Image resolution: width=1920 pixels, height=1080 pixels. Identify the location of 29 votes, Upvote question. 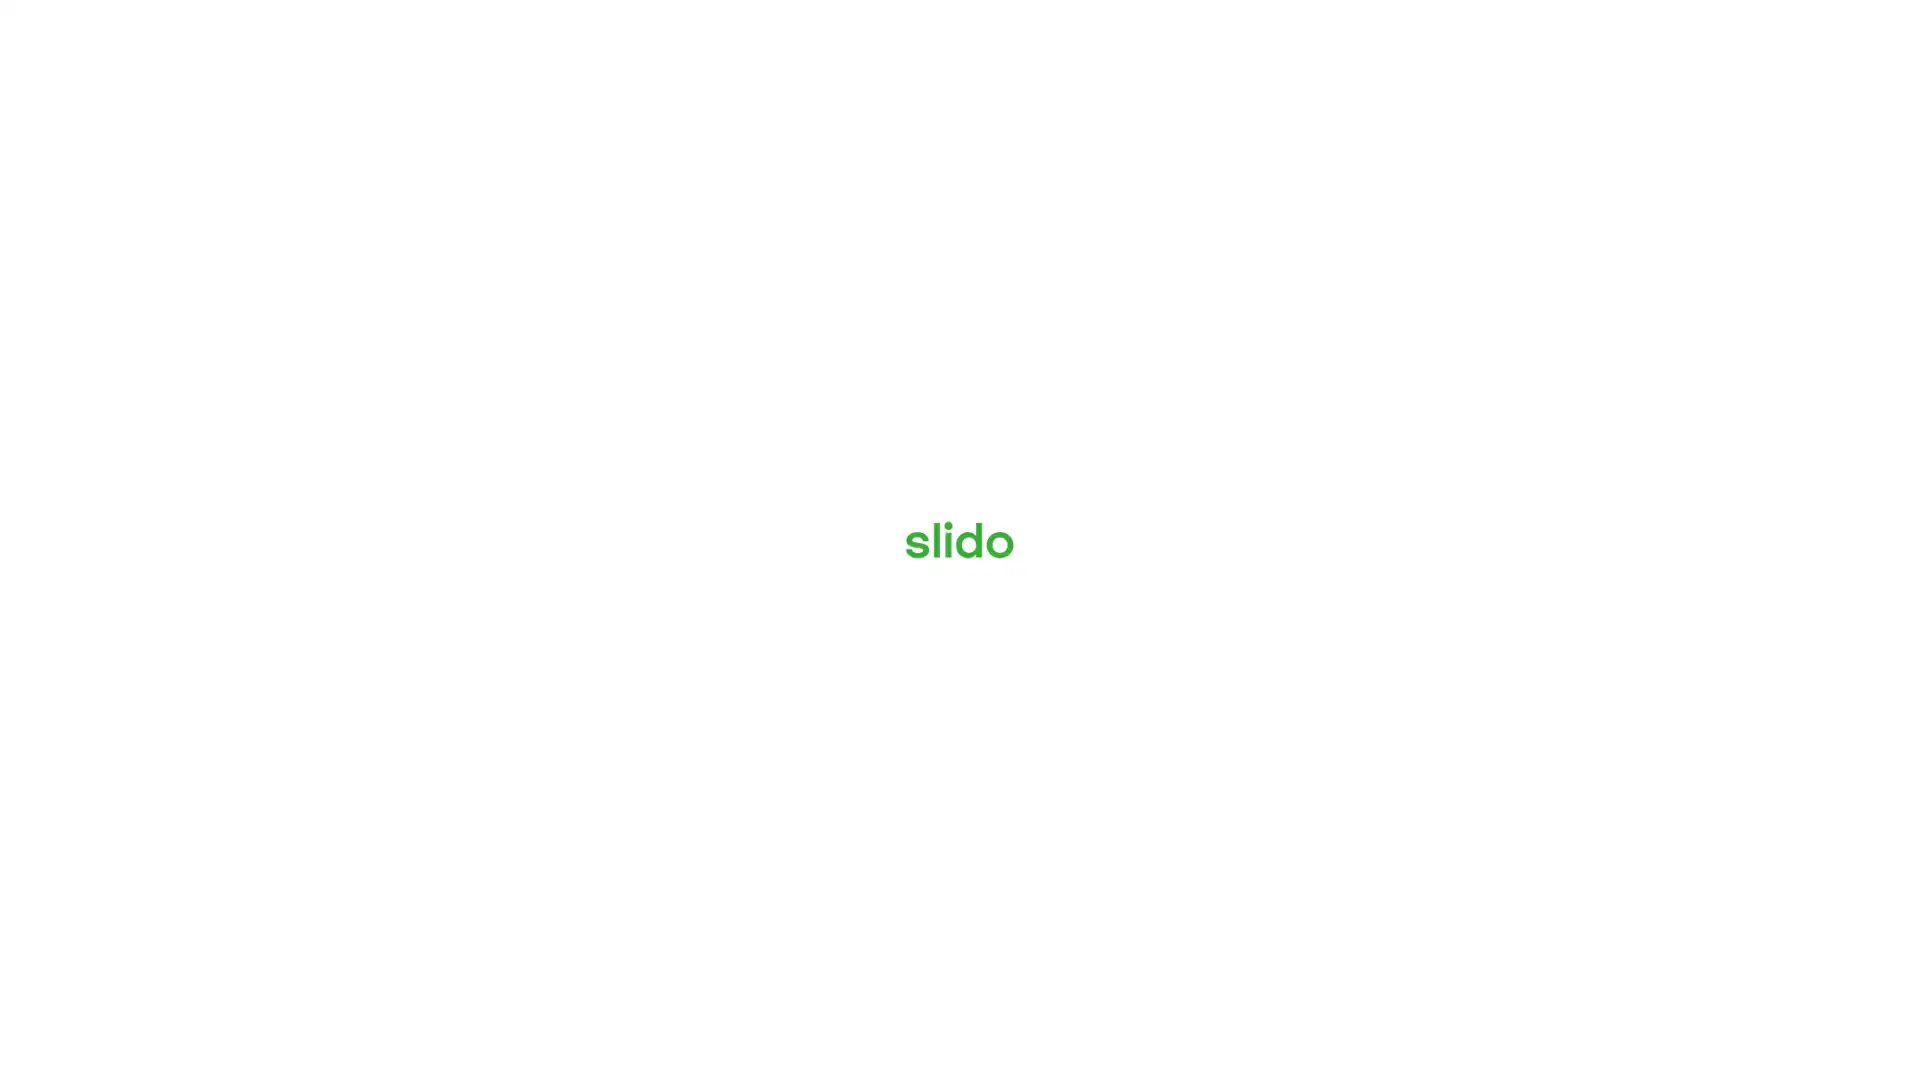
(1772, 346).